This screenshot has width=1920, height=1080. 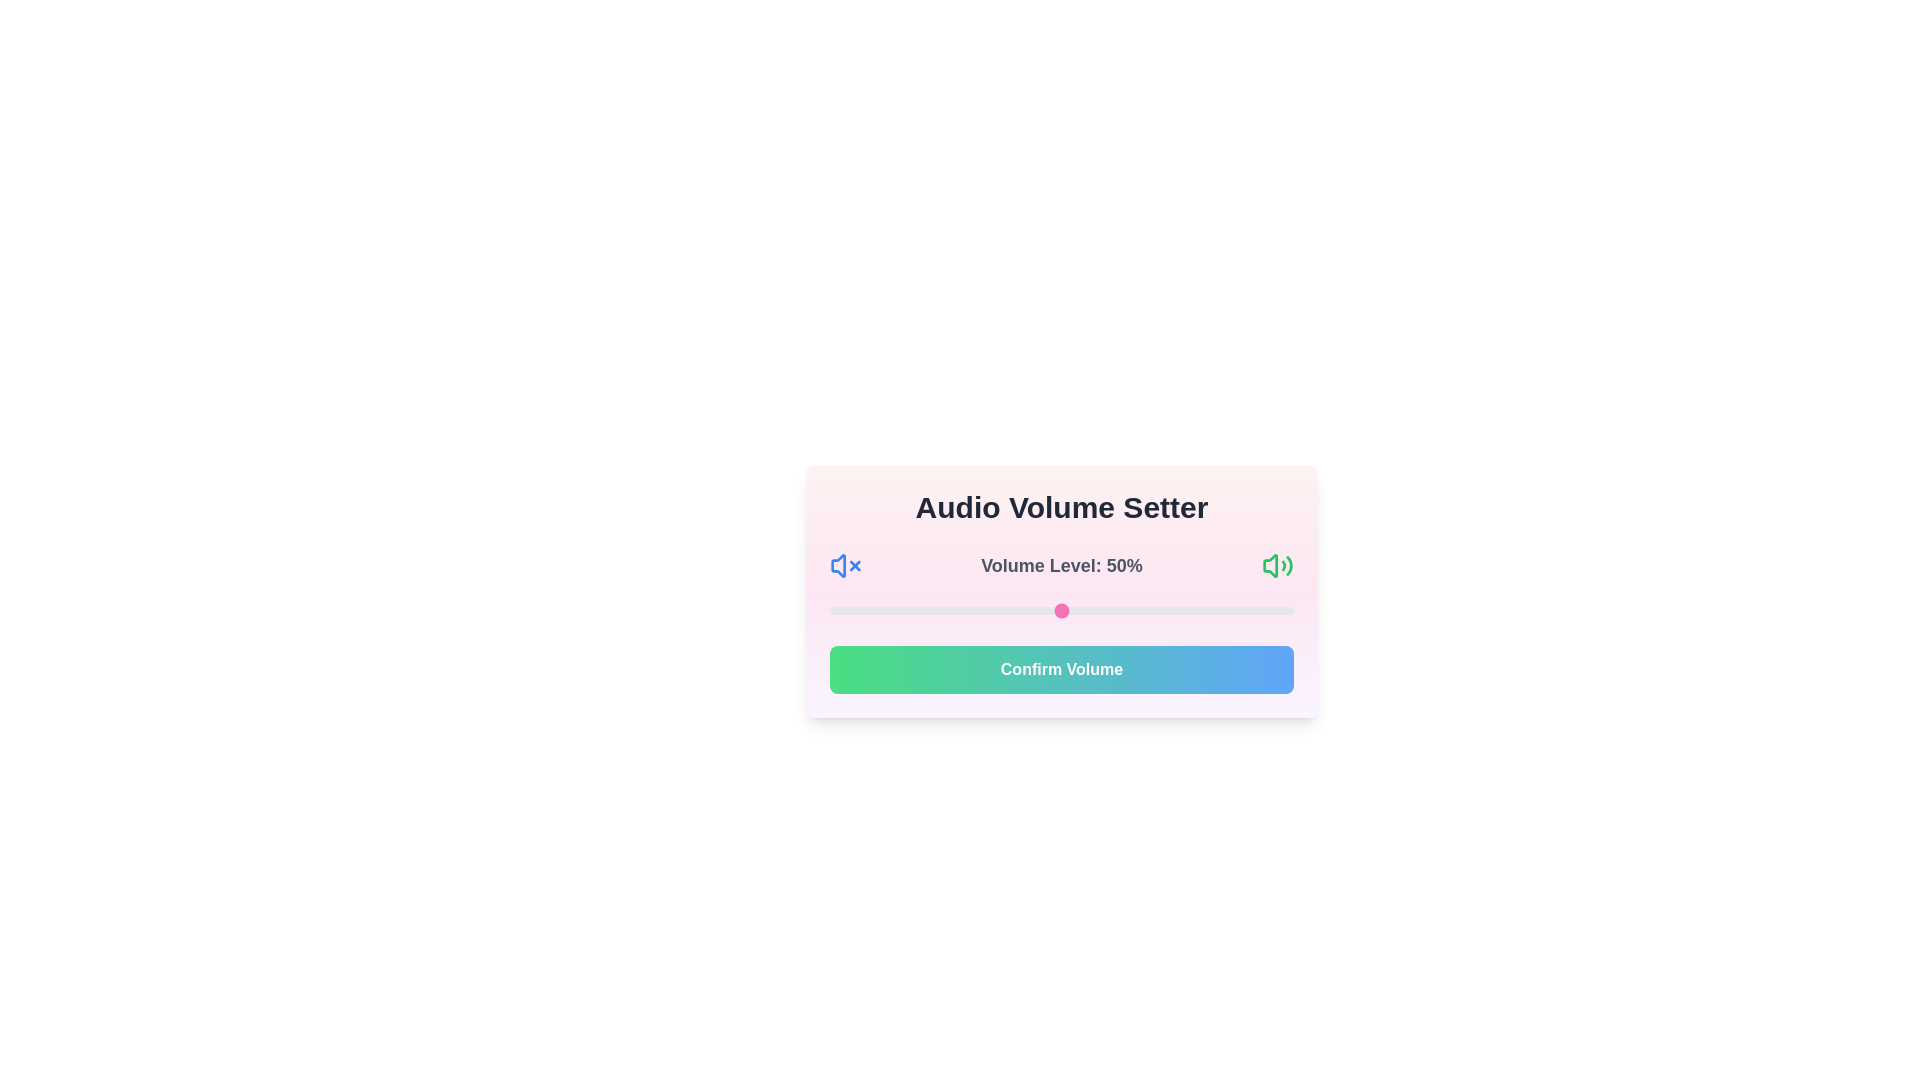 I want to click on the volume, so click(x=969, y=609).